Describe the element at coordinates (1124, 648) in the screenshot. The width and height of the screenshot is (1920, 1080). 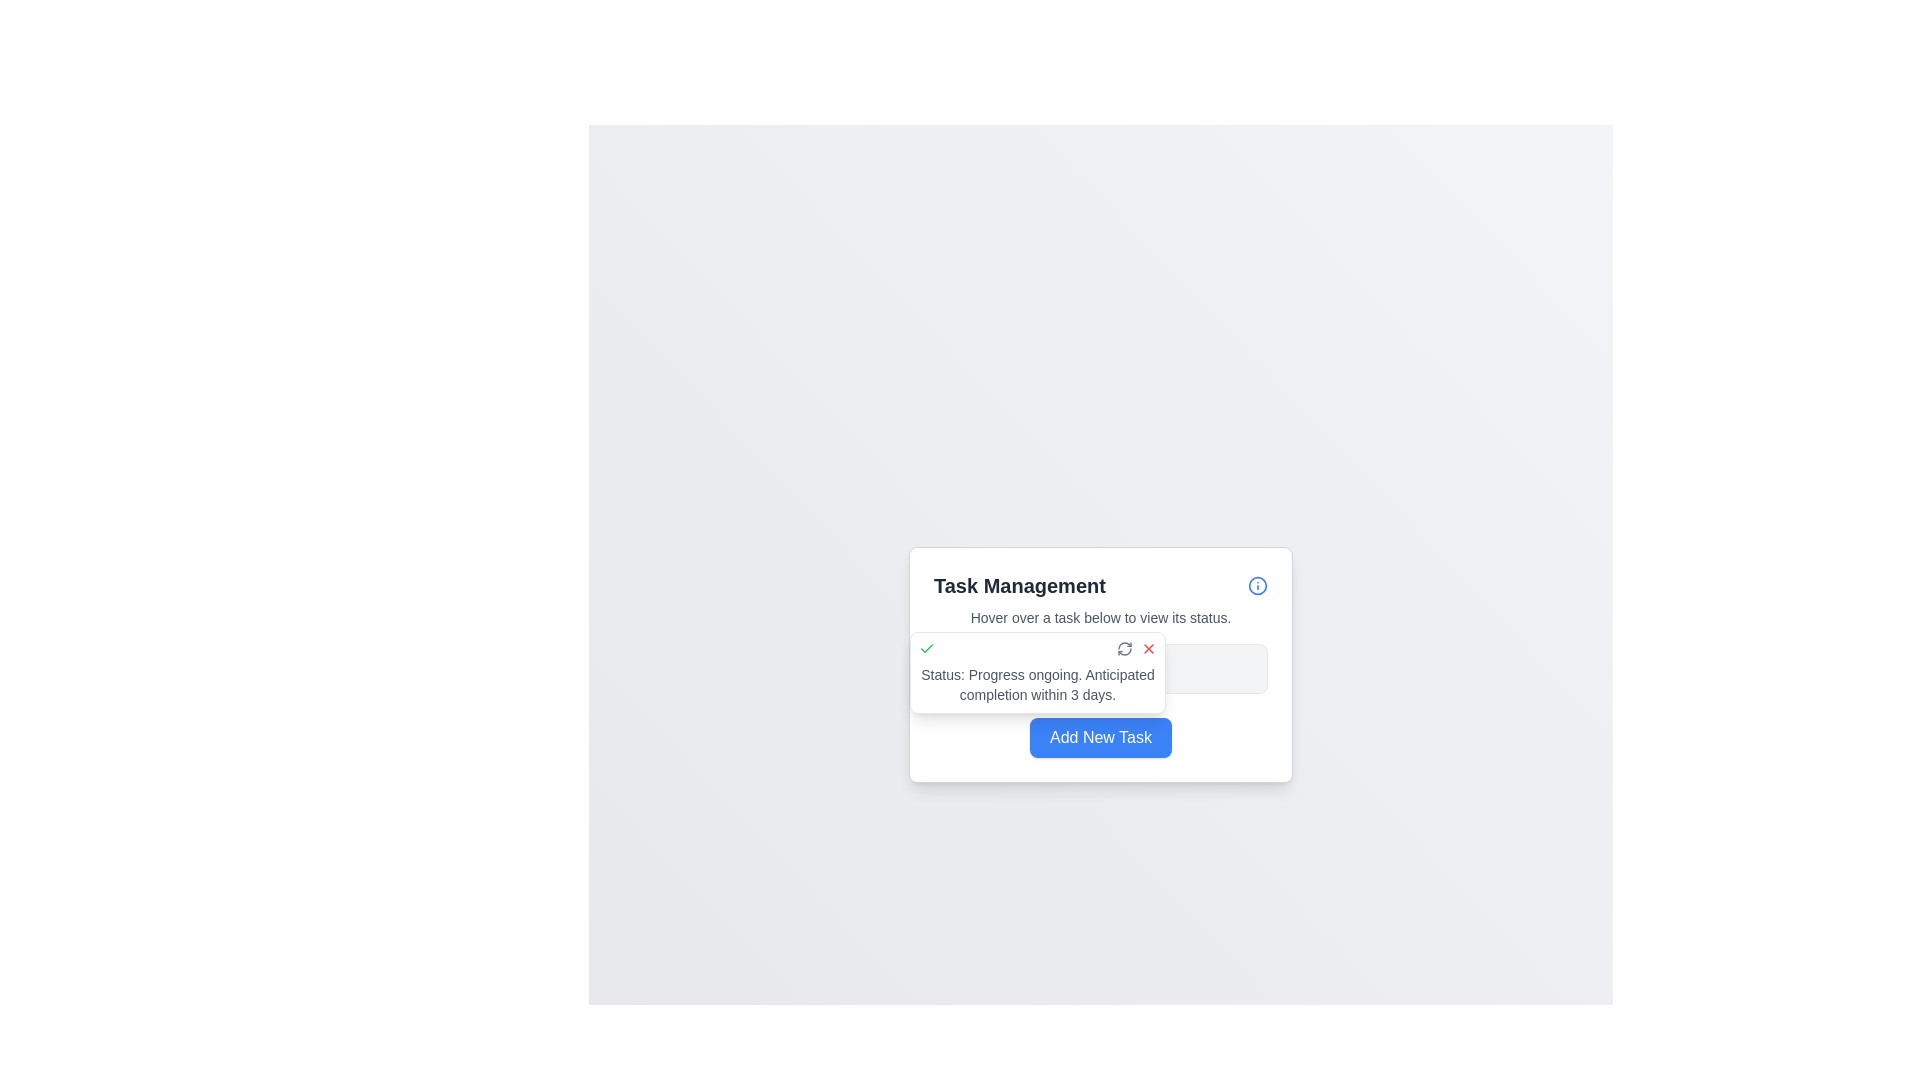
I see `the refresh icon button located between the green checkmark icon and the red cross icon` at that location.